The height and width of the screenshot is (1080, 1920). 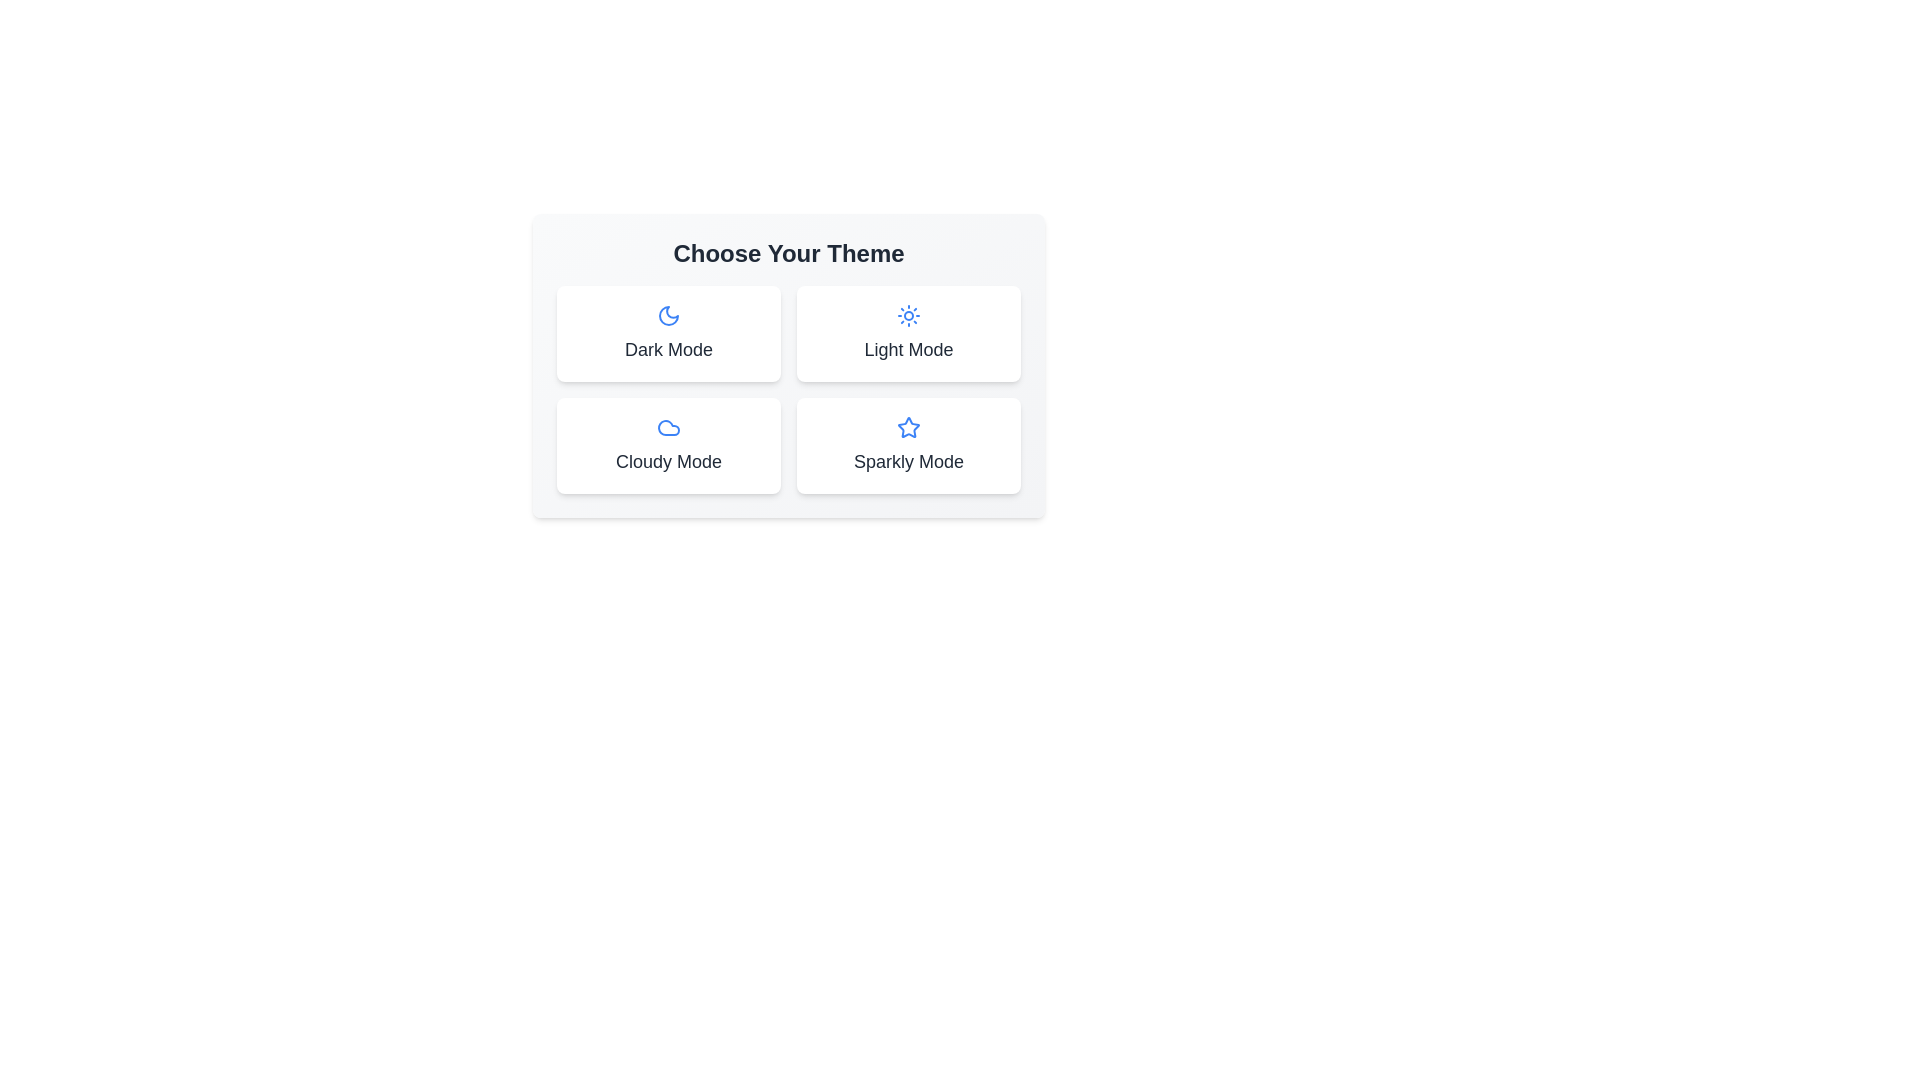 I want to click on the moon icon with a crescent shape, styled with blue lines on a white background, located at the top of the 'Dark Mode' option box in the theme selection grid, so click(x=668, y=315).